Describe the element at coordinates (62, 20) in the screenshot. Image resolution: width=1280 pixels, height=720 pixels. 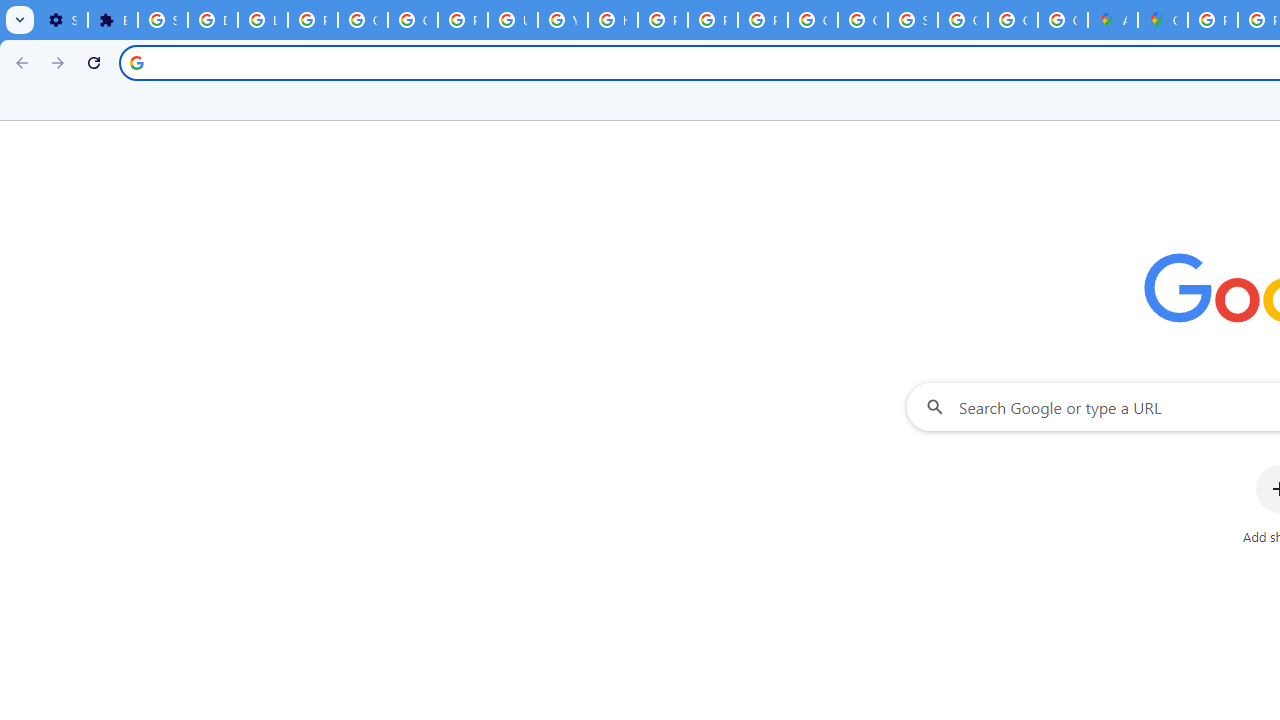
I see `'Settings - On startup'` at that location.